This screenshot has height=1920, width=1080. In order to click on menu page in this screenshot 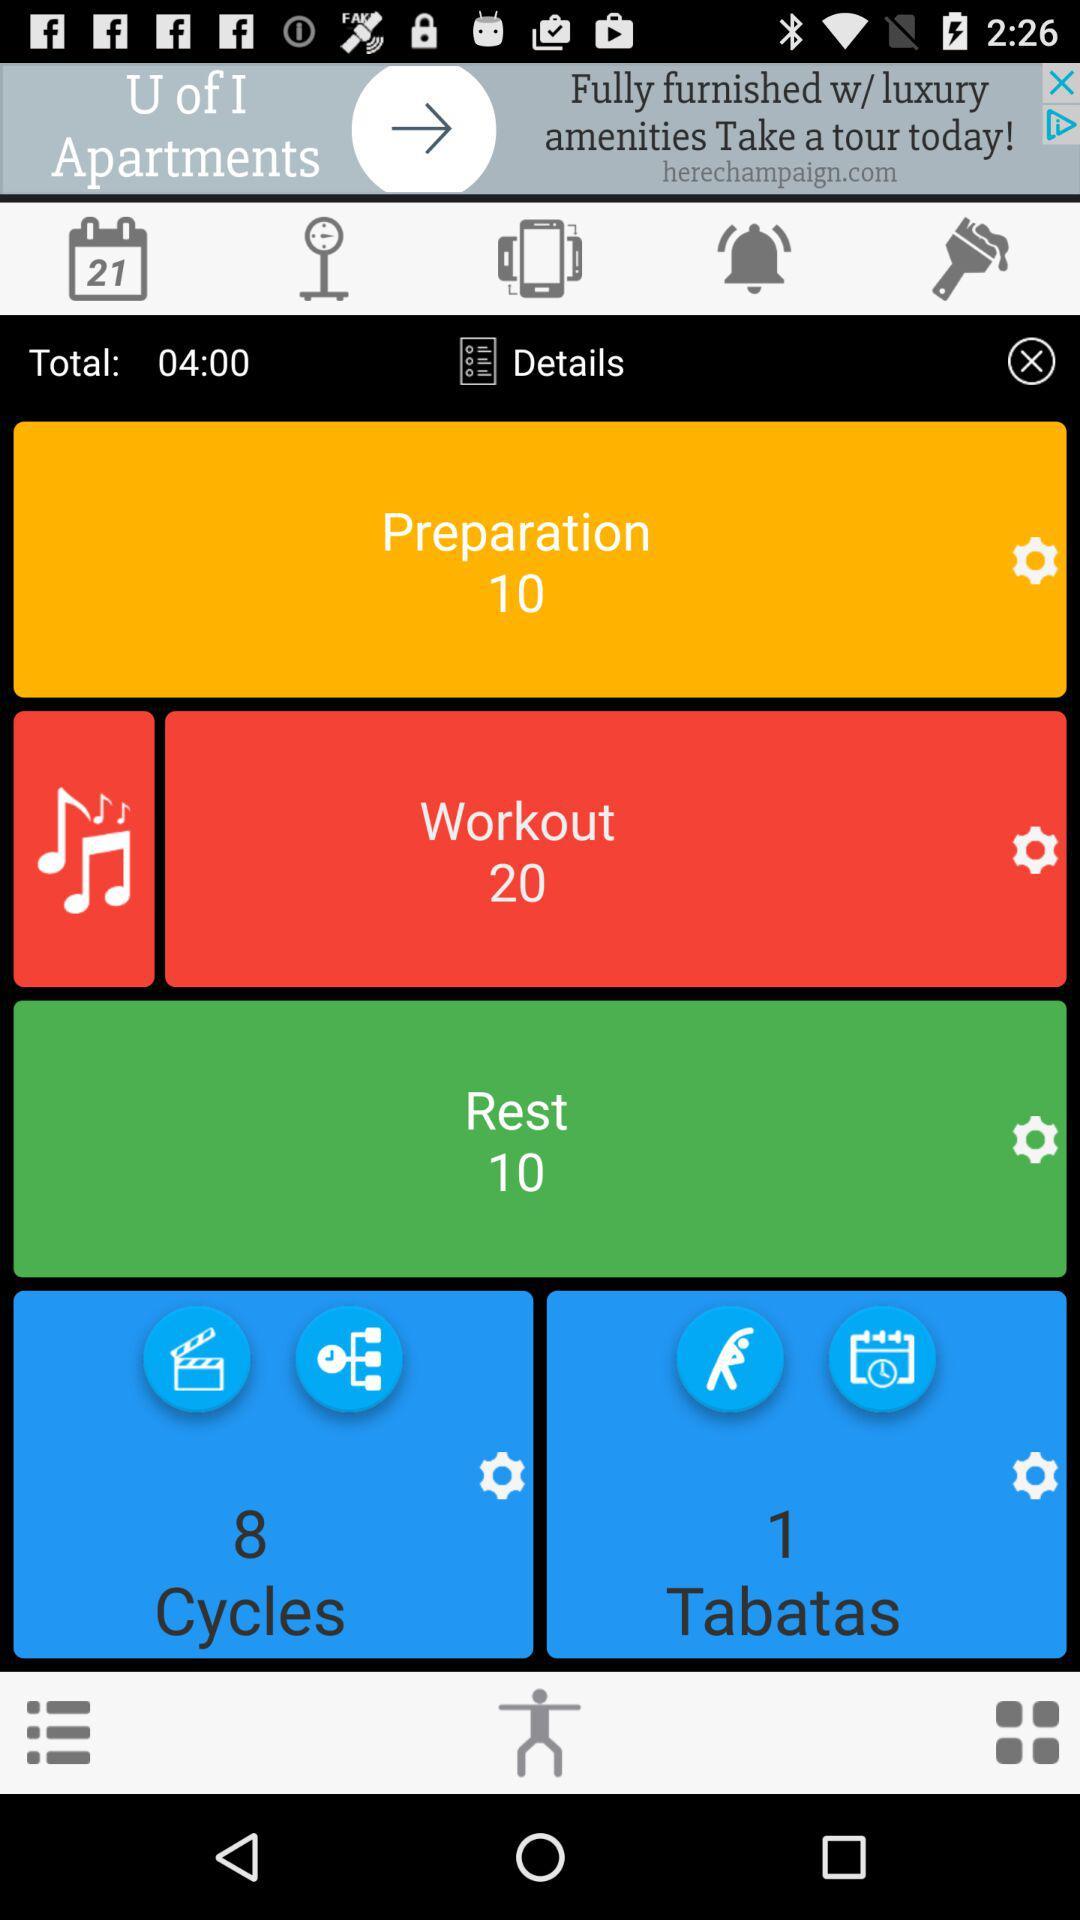, I will do `click(57, 1731)`.